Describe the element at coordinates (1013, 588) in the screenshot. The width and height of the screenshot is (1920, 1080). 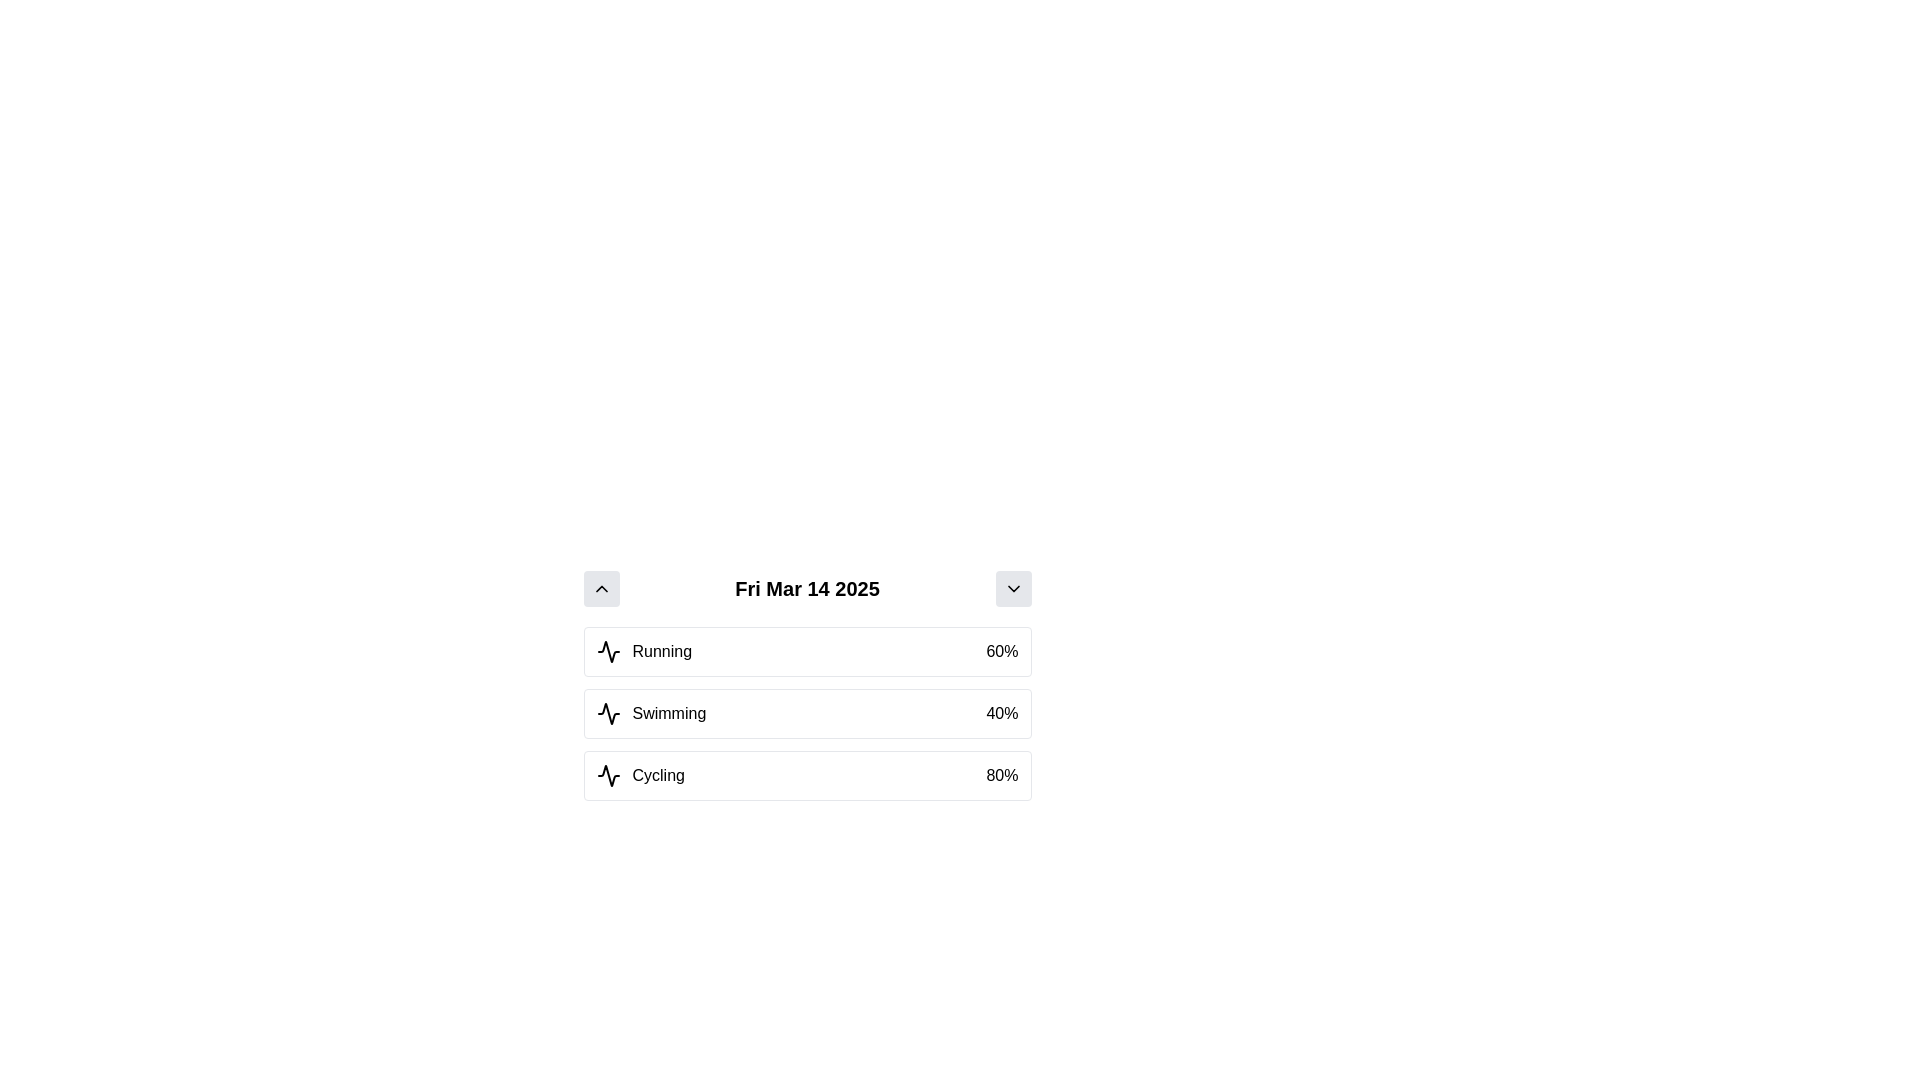
I see `the dropdown toggle button located in the header section, to the far right of the date label 'Fri Mar 14 2025'` at that location.